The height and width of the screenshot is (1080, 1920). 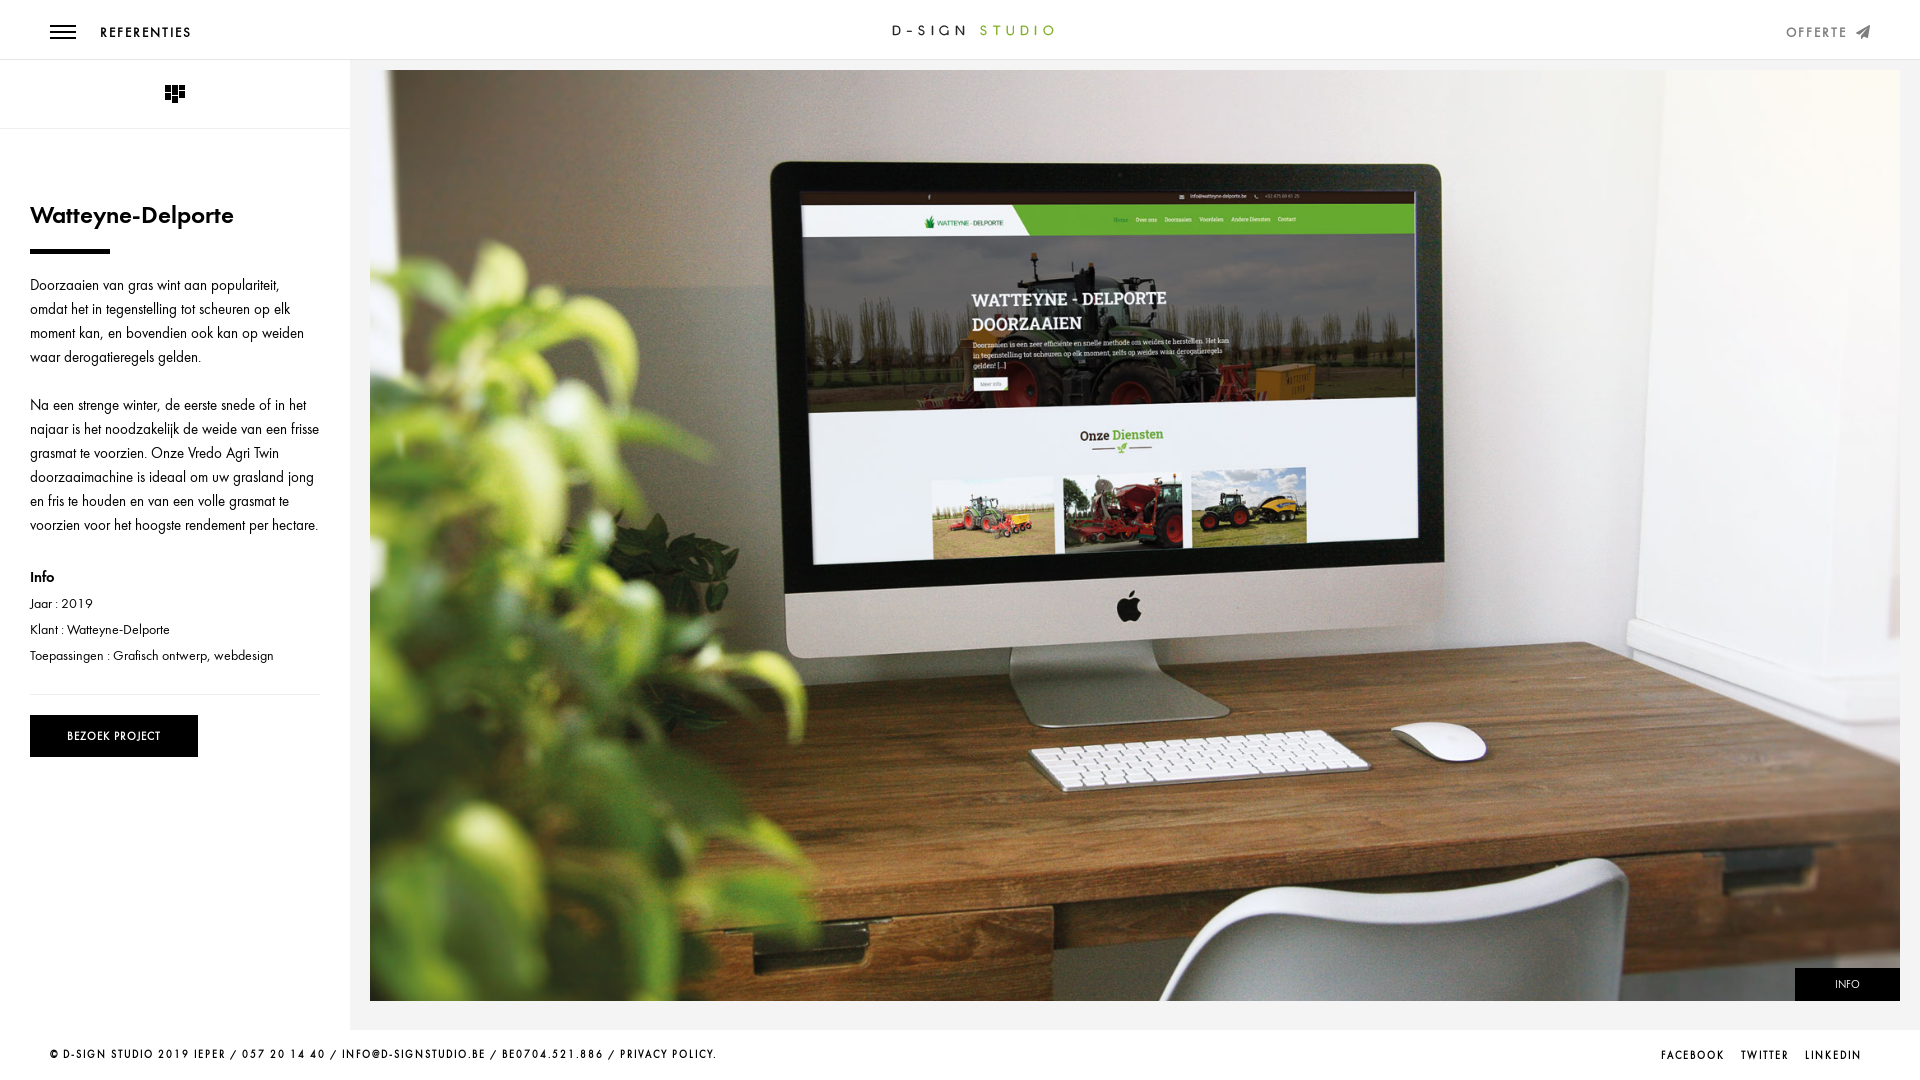 What do you see at coordinates (144, 33) in the screenshot?
I see `'REFERENTIES'` at bounding box center [144, 33].